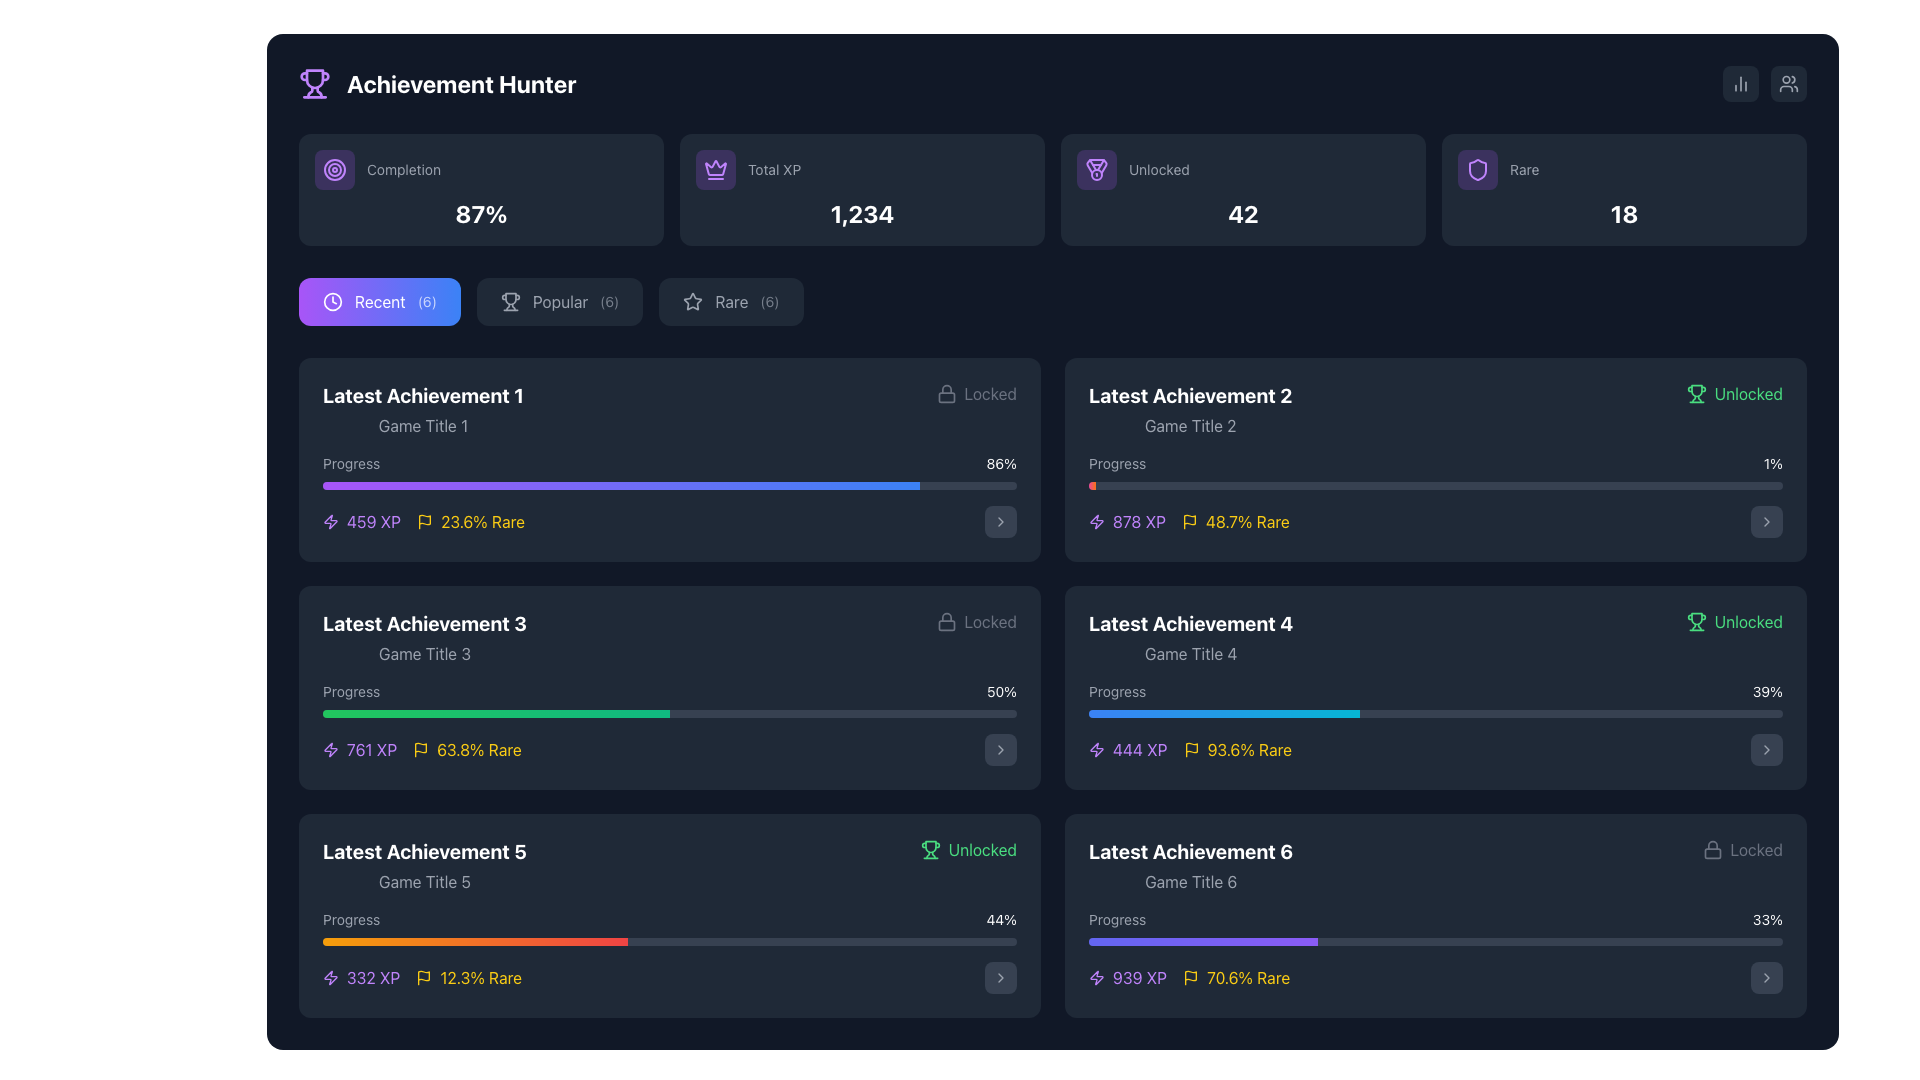 The height and width of the screenshot is (1080, 1920). What do you see at coordinates (1189, 520) in the screenshot?
I see `the details of the achievement's progress and rarity information label located in the 'Latest Achievement 2' section, positioned below the progress bar and above 'Latest Achievement 4'` at bounding box center [1189, 520].